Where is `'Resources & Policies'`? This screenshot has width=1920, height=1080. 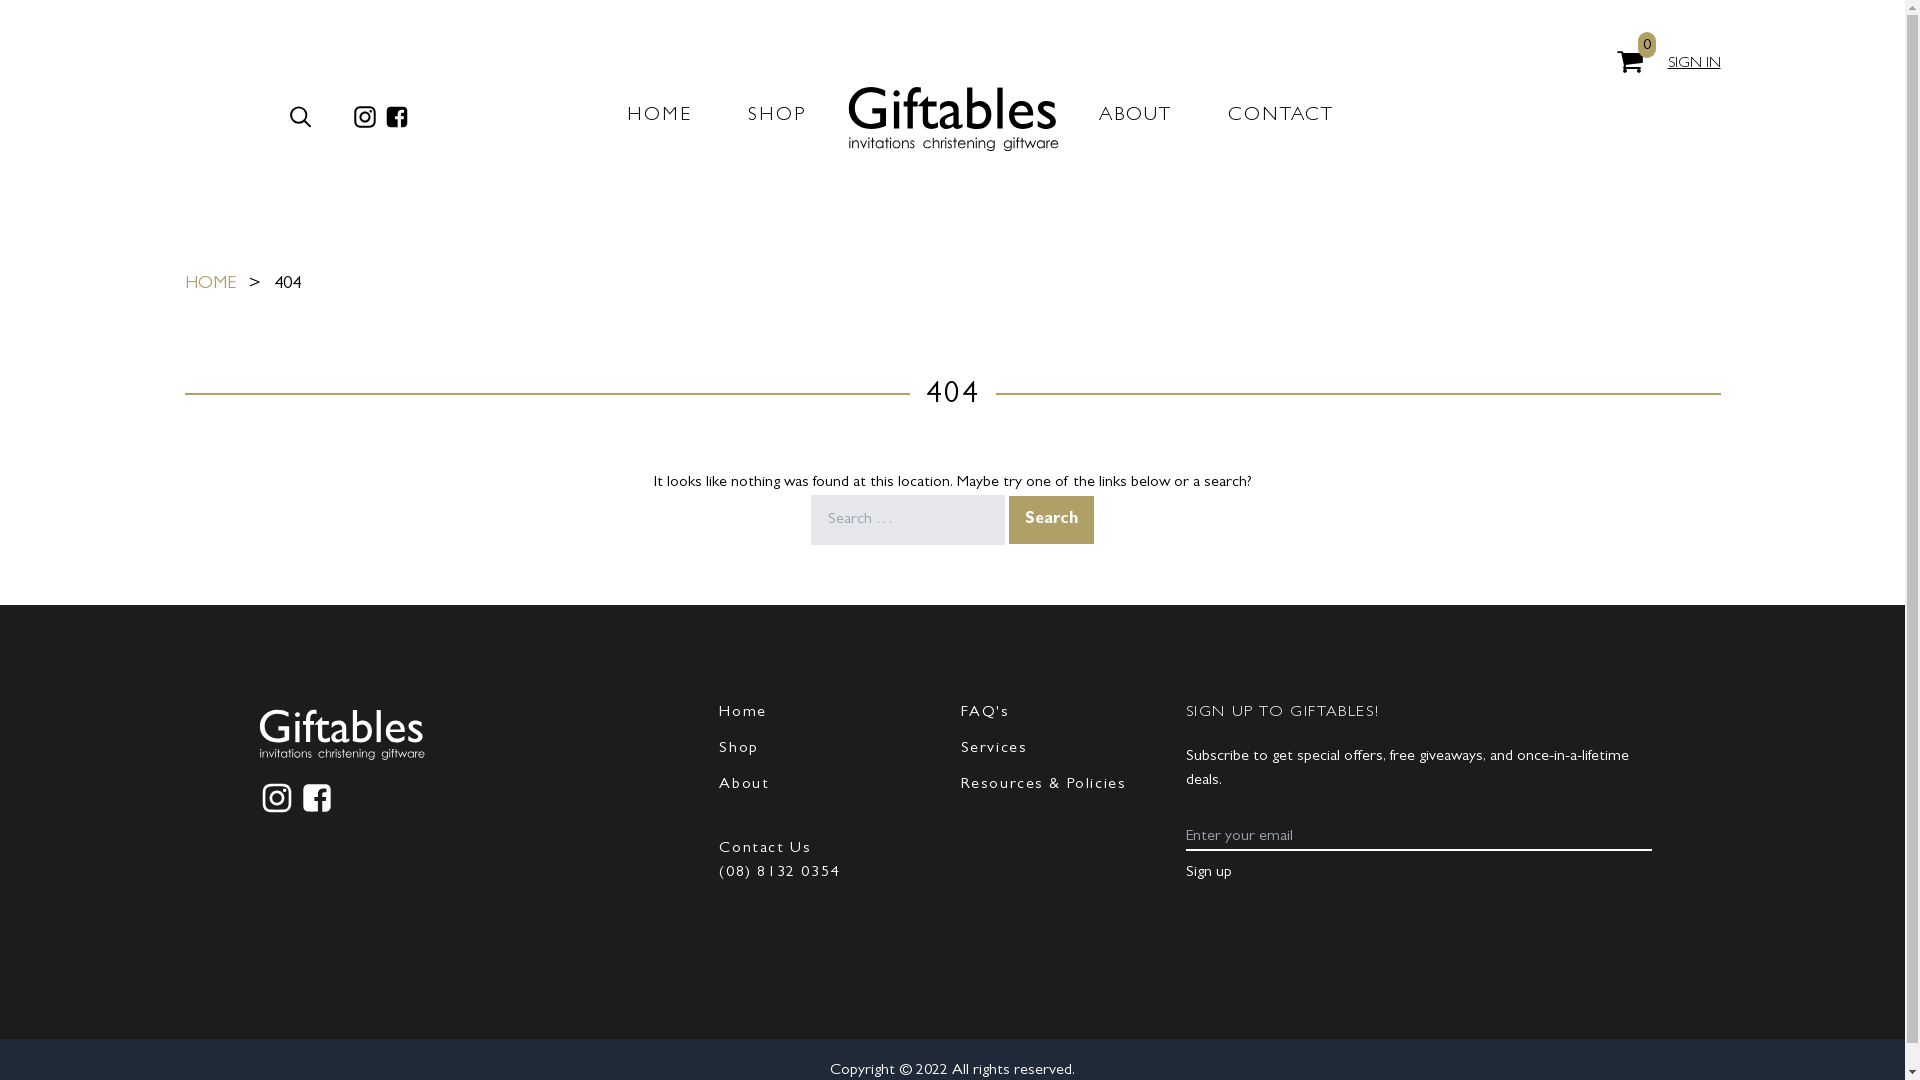
'Resources & Policies' is located at coordinates (1041, 784).